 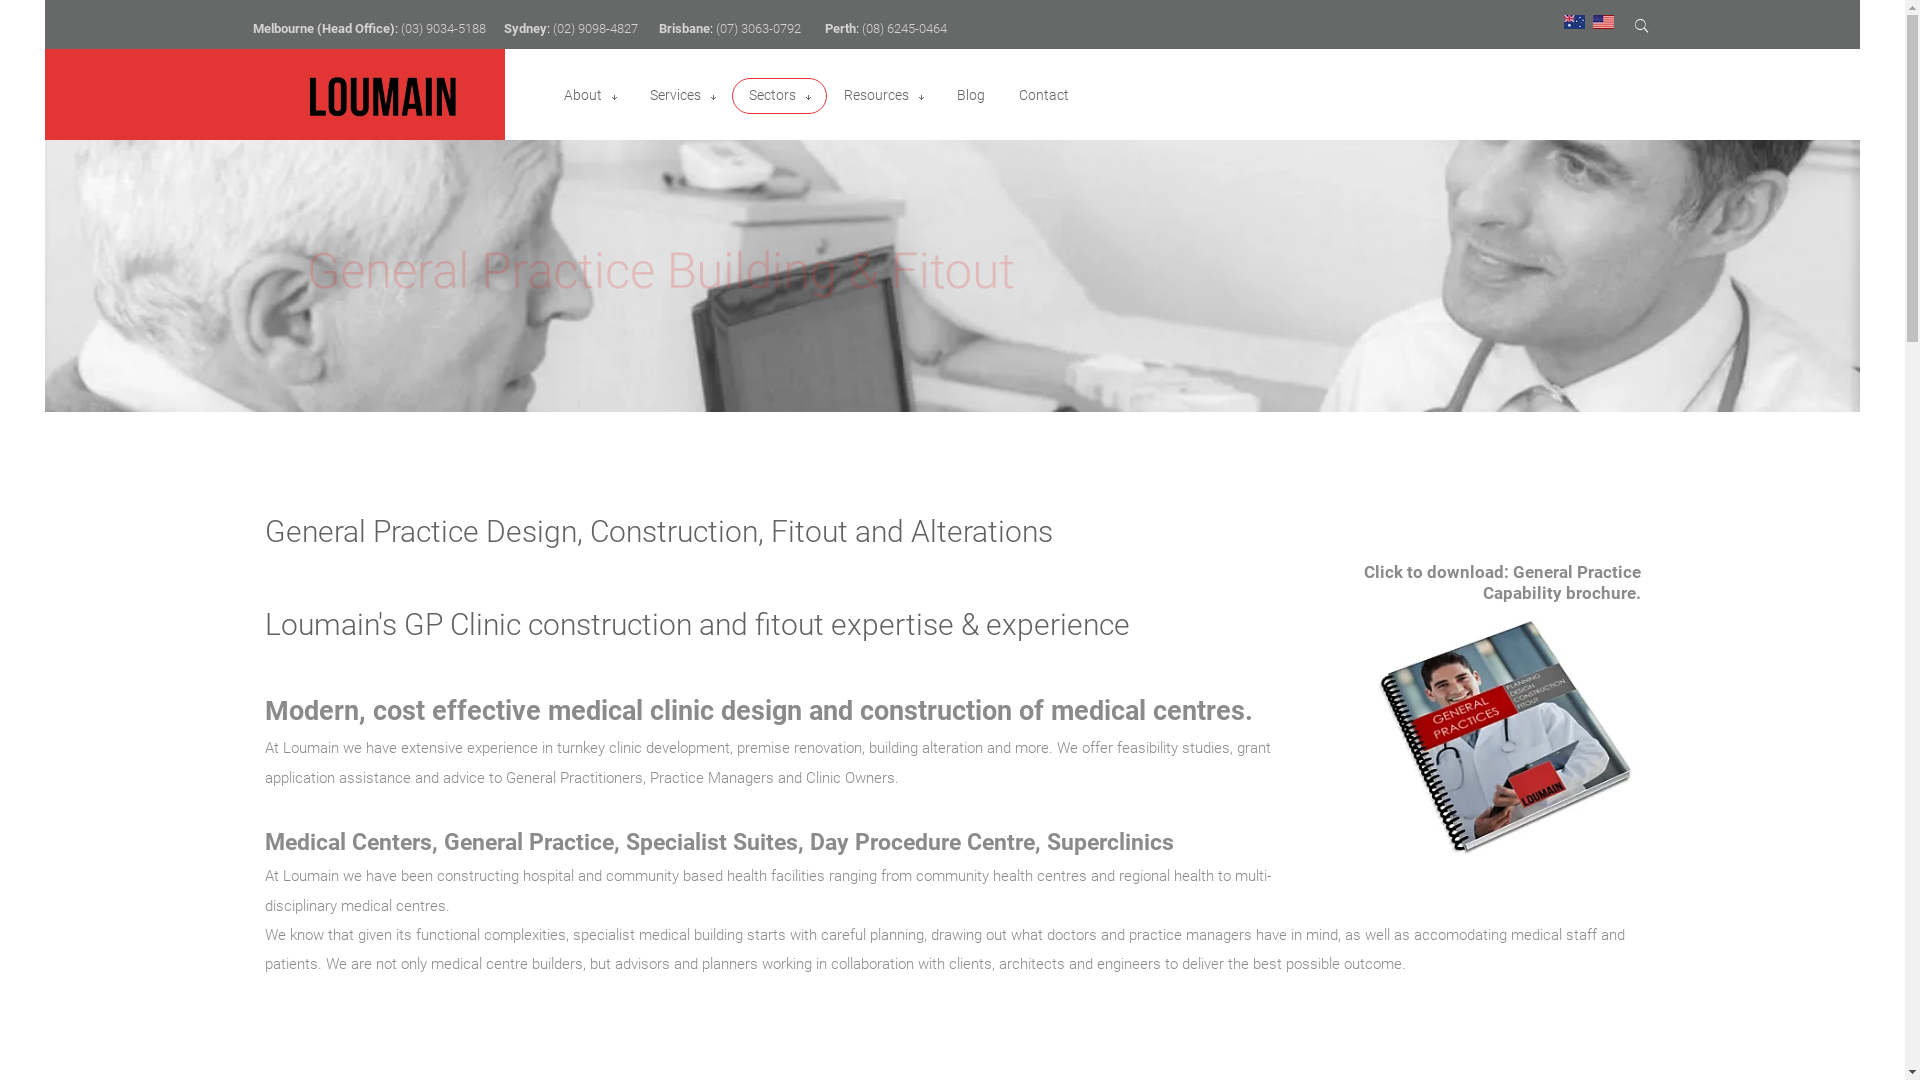 What do you see at coordinates (757, 28) in the screenshot?
I see `'(07) 3063-0792'` at bounding box center [757, 28].